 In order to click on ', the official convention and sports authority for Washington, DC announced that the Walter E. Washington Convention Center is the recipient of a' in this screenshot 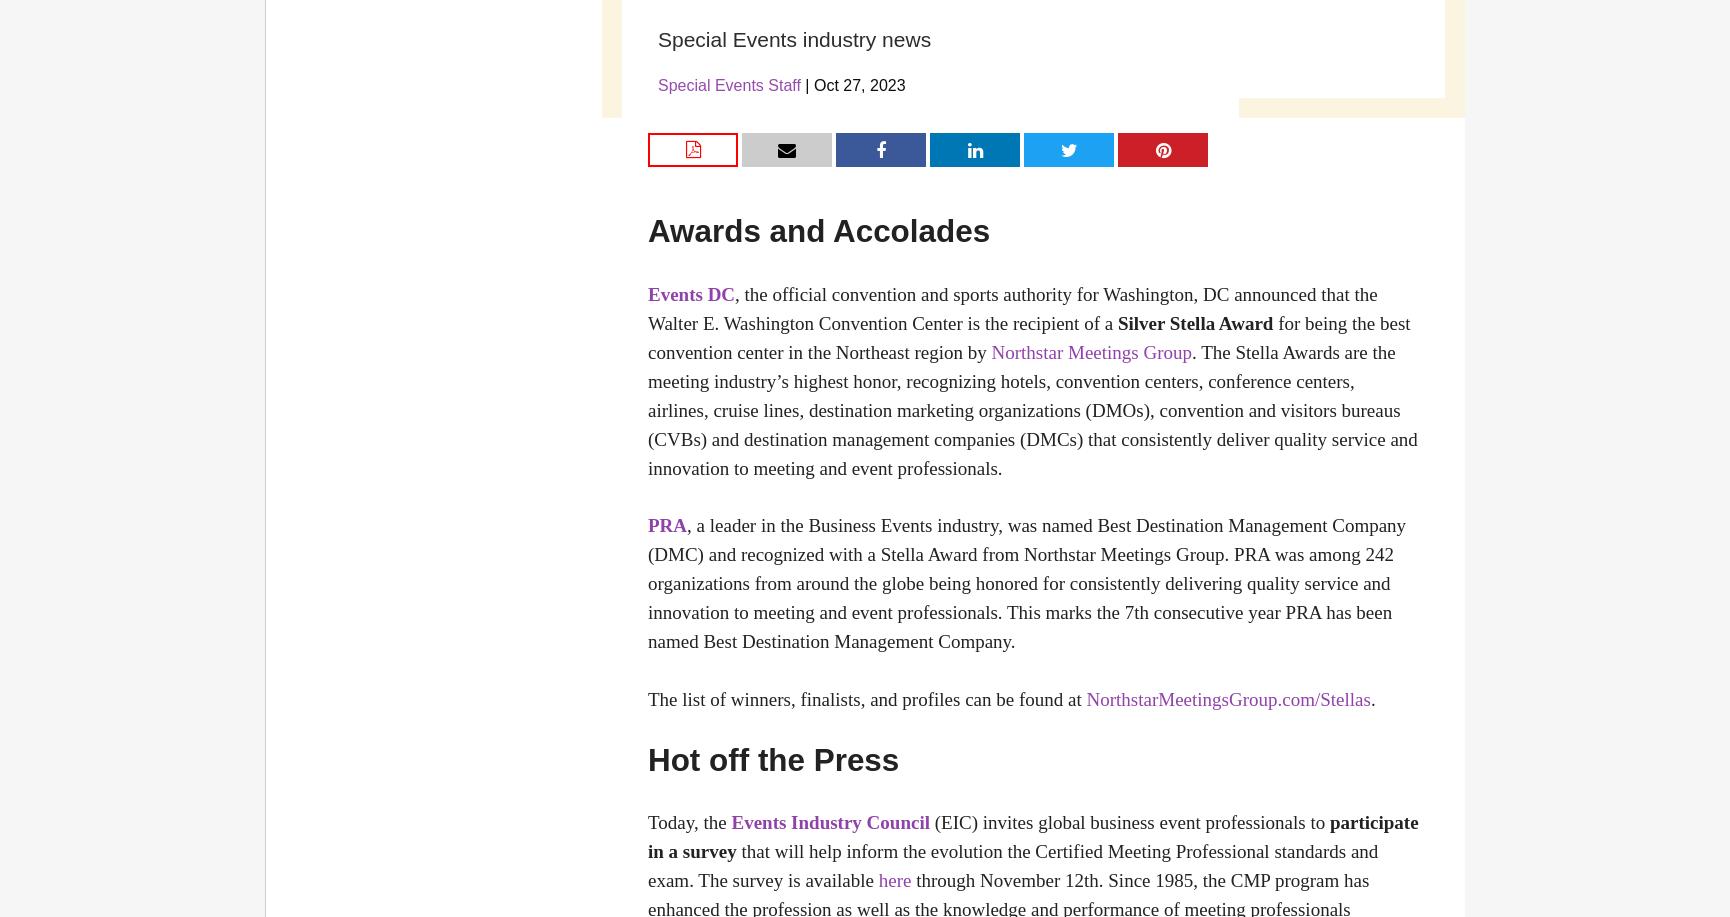, I will do `click(1011, 308)`.